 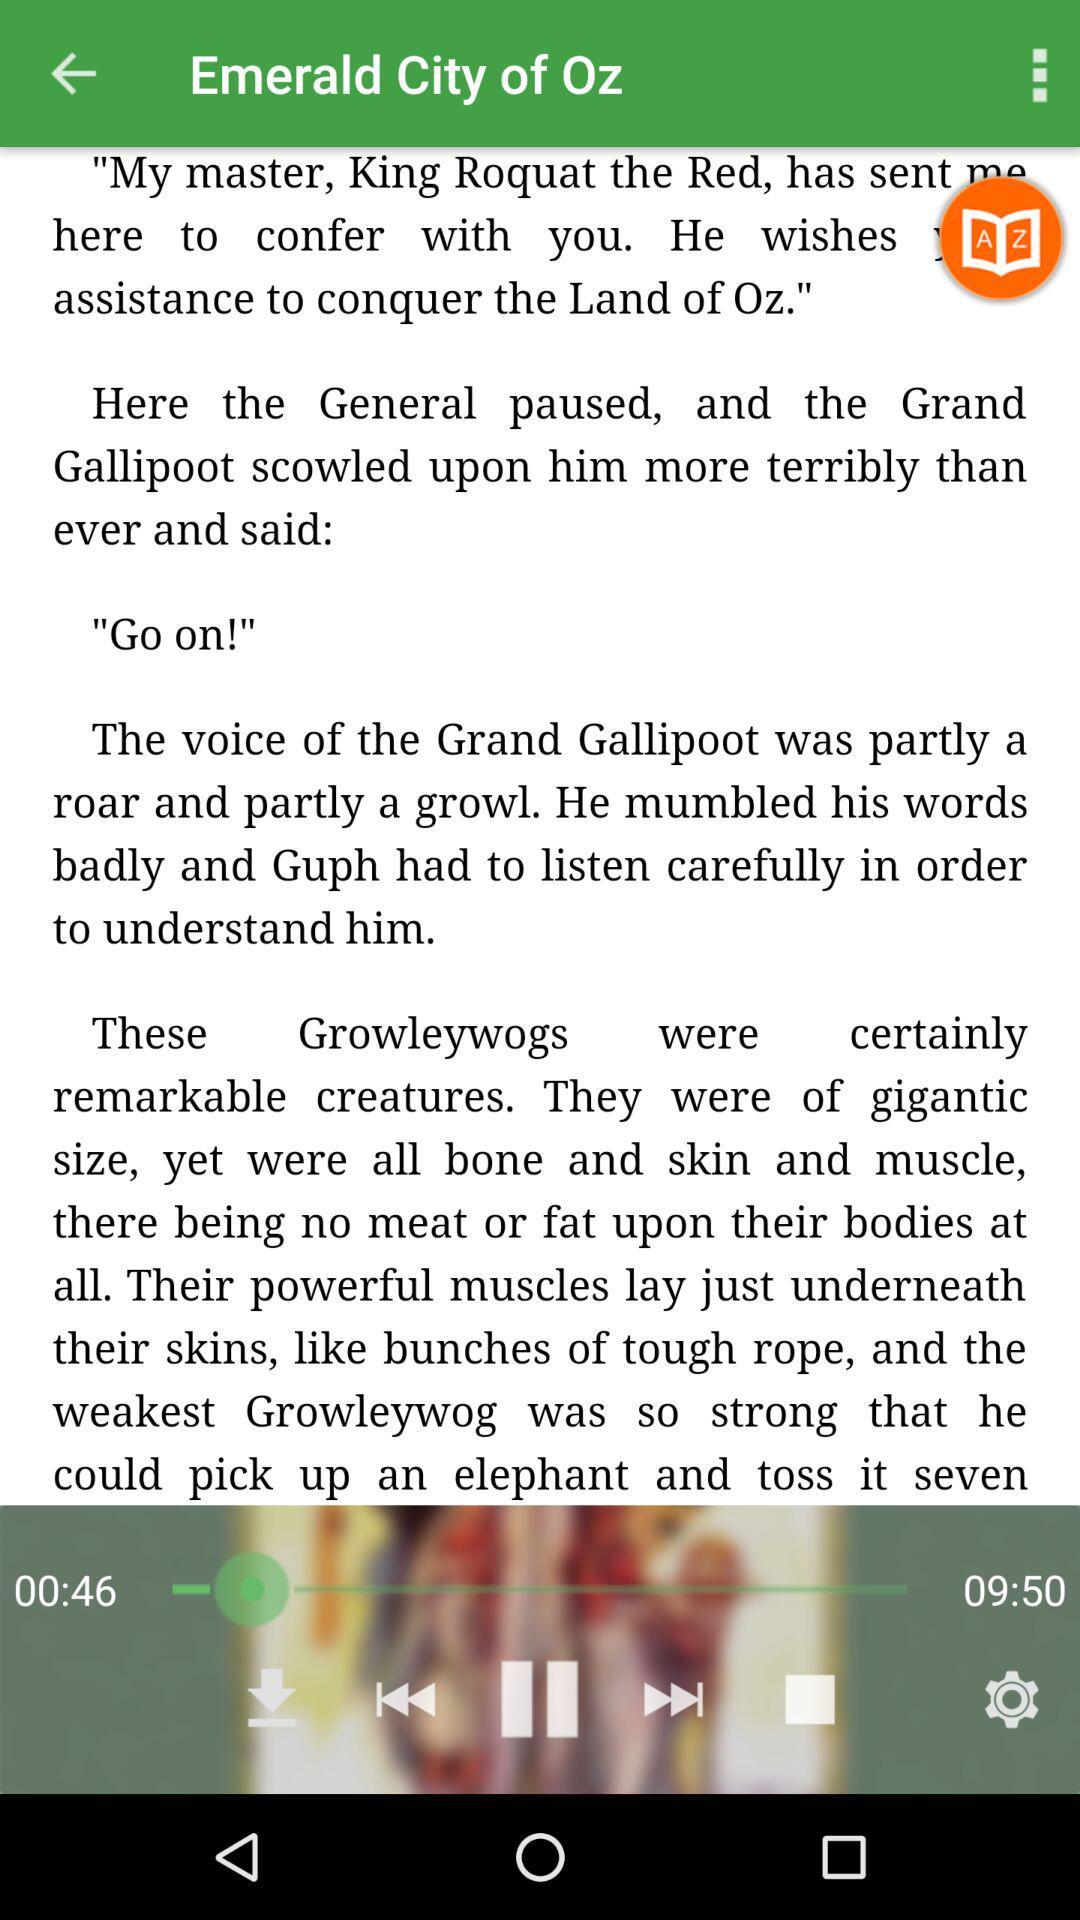 What do you see at coordinates (405, 1698) in the screenshot?
I see `the av_rewind icon` at bounding box center [405, 1698].